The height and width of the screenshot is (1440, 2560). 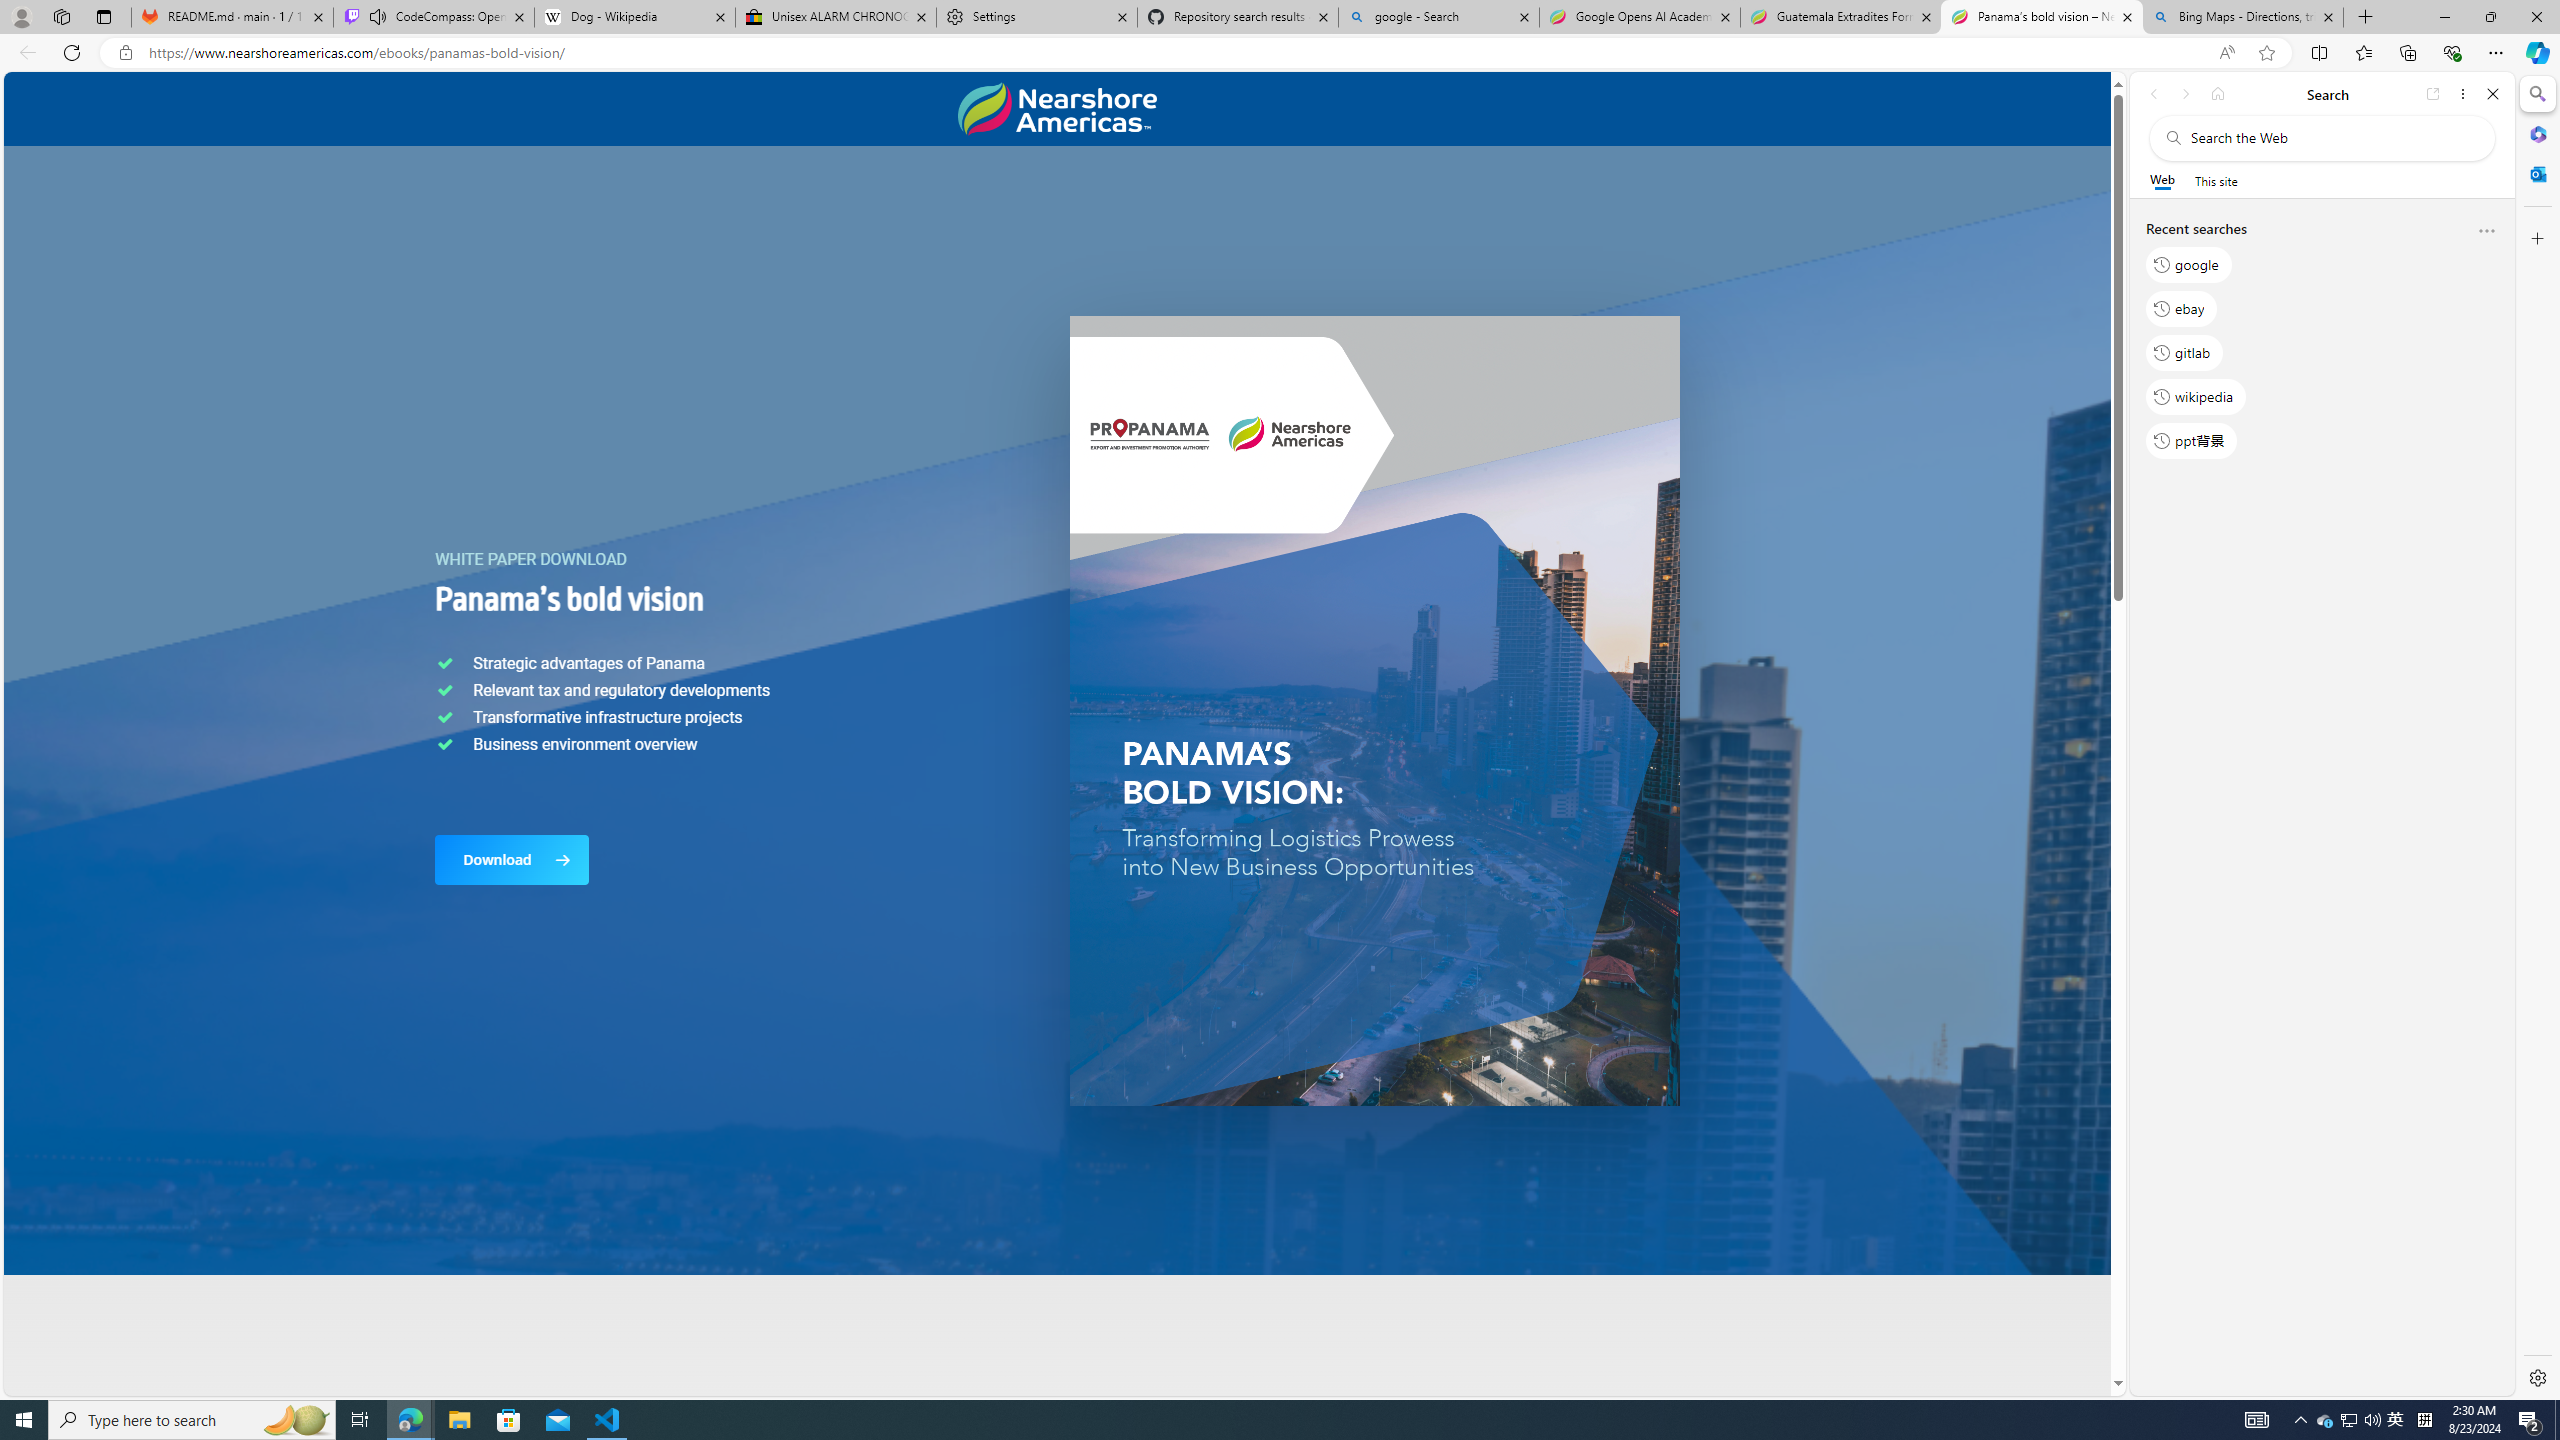 What do you see at coordinates (2535, 237) in the screenshot?
I see `'Customize'` at bounding box center [2535, 237].